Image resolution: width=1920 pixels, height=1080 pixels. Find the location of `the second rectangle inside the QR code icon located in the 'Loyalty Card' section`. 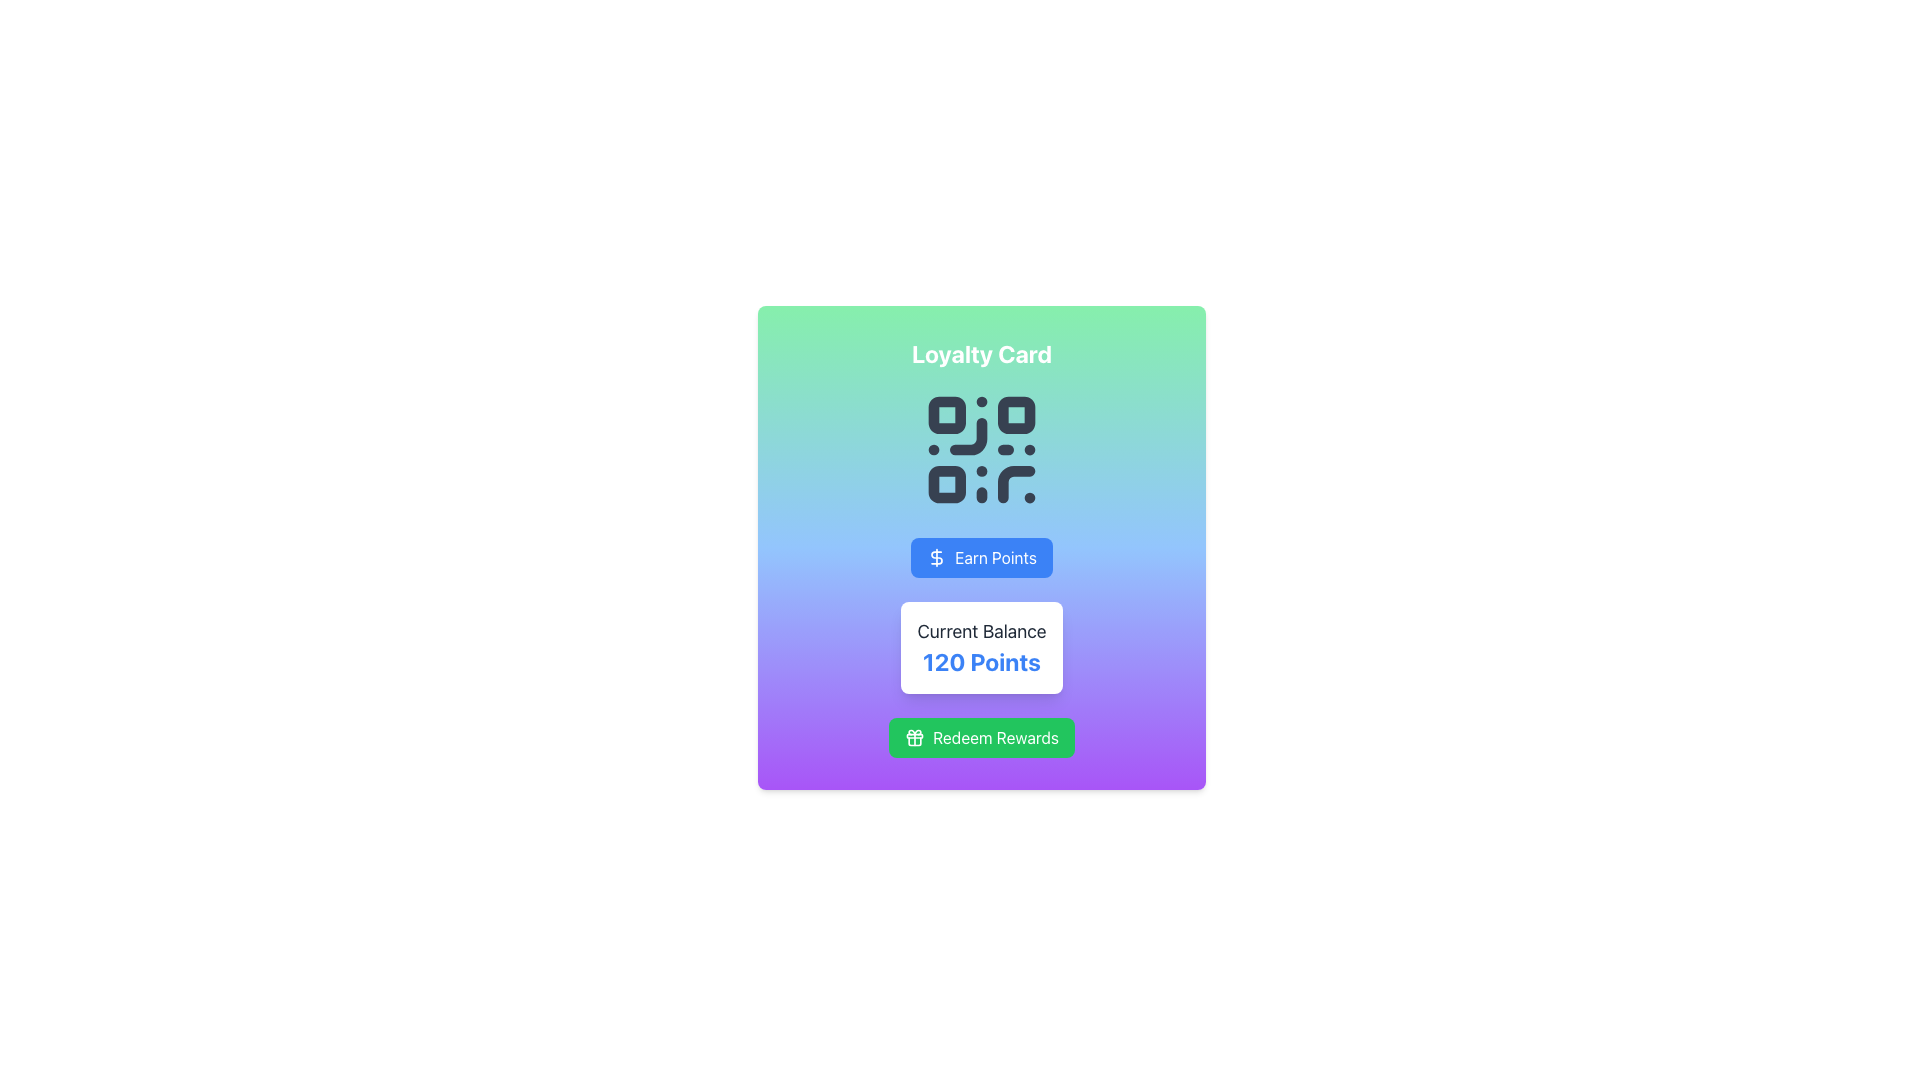

the second rectangle inside the QR code icon located in the 'Loyalty Card' section is located at coordinates (1016, 414).